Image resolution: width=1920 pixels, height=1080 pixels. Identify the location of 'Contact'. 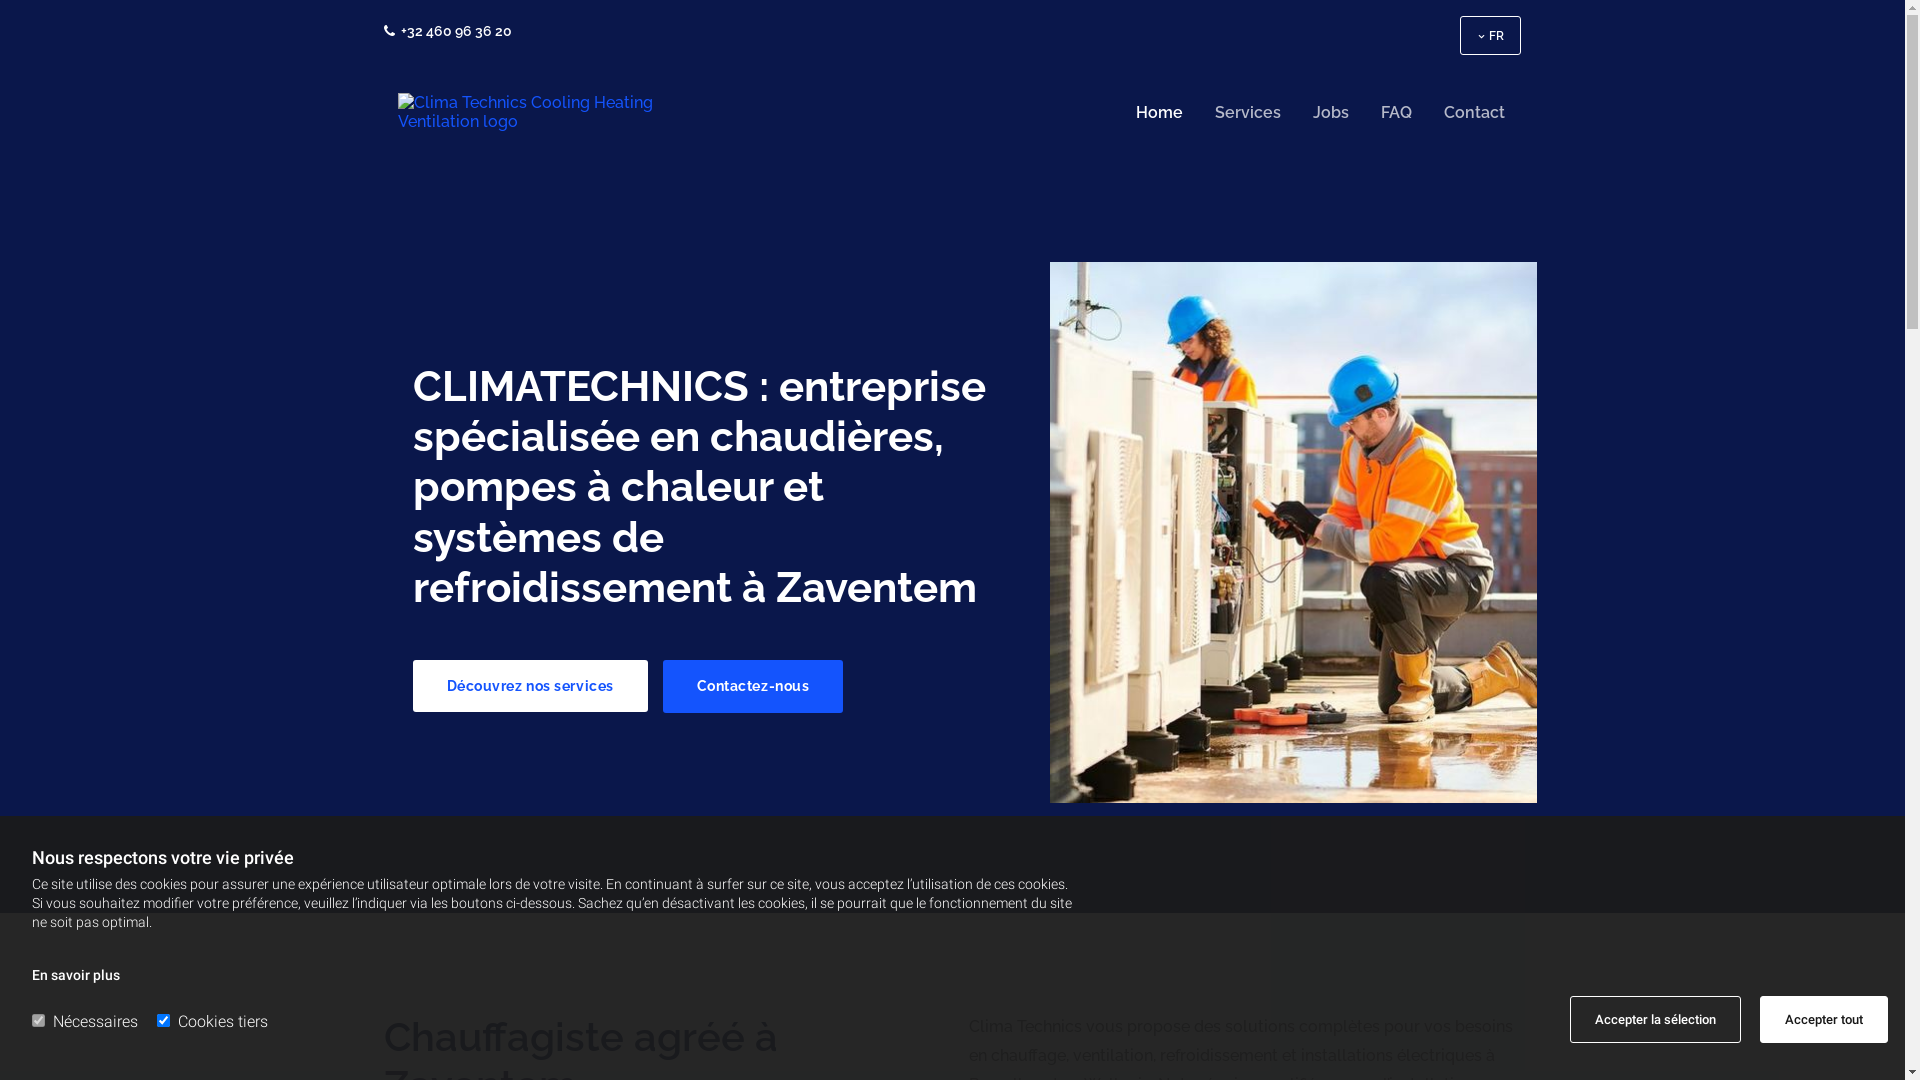
(1474, 112).